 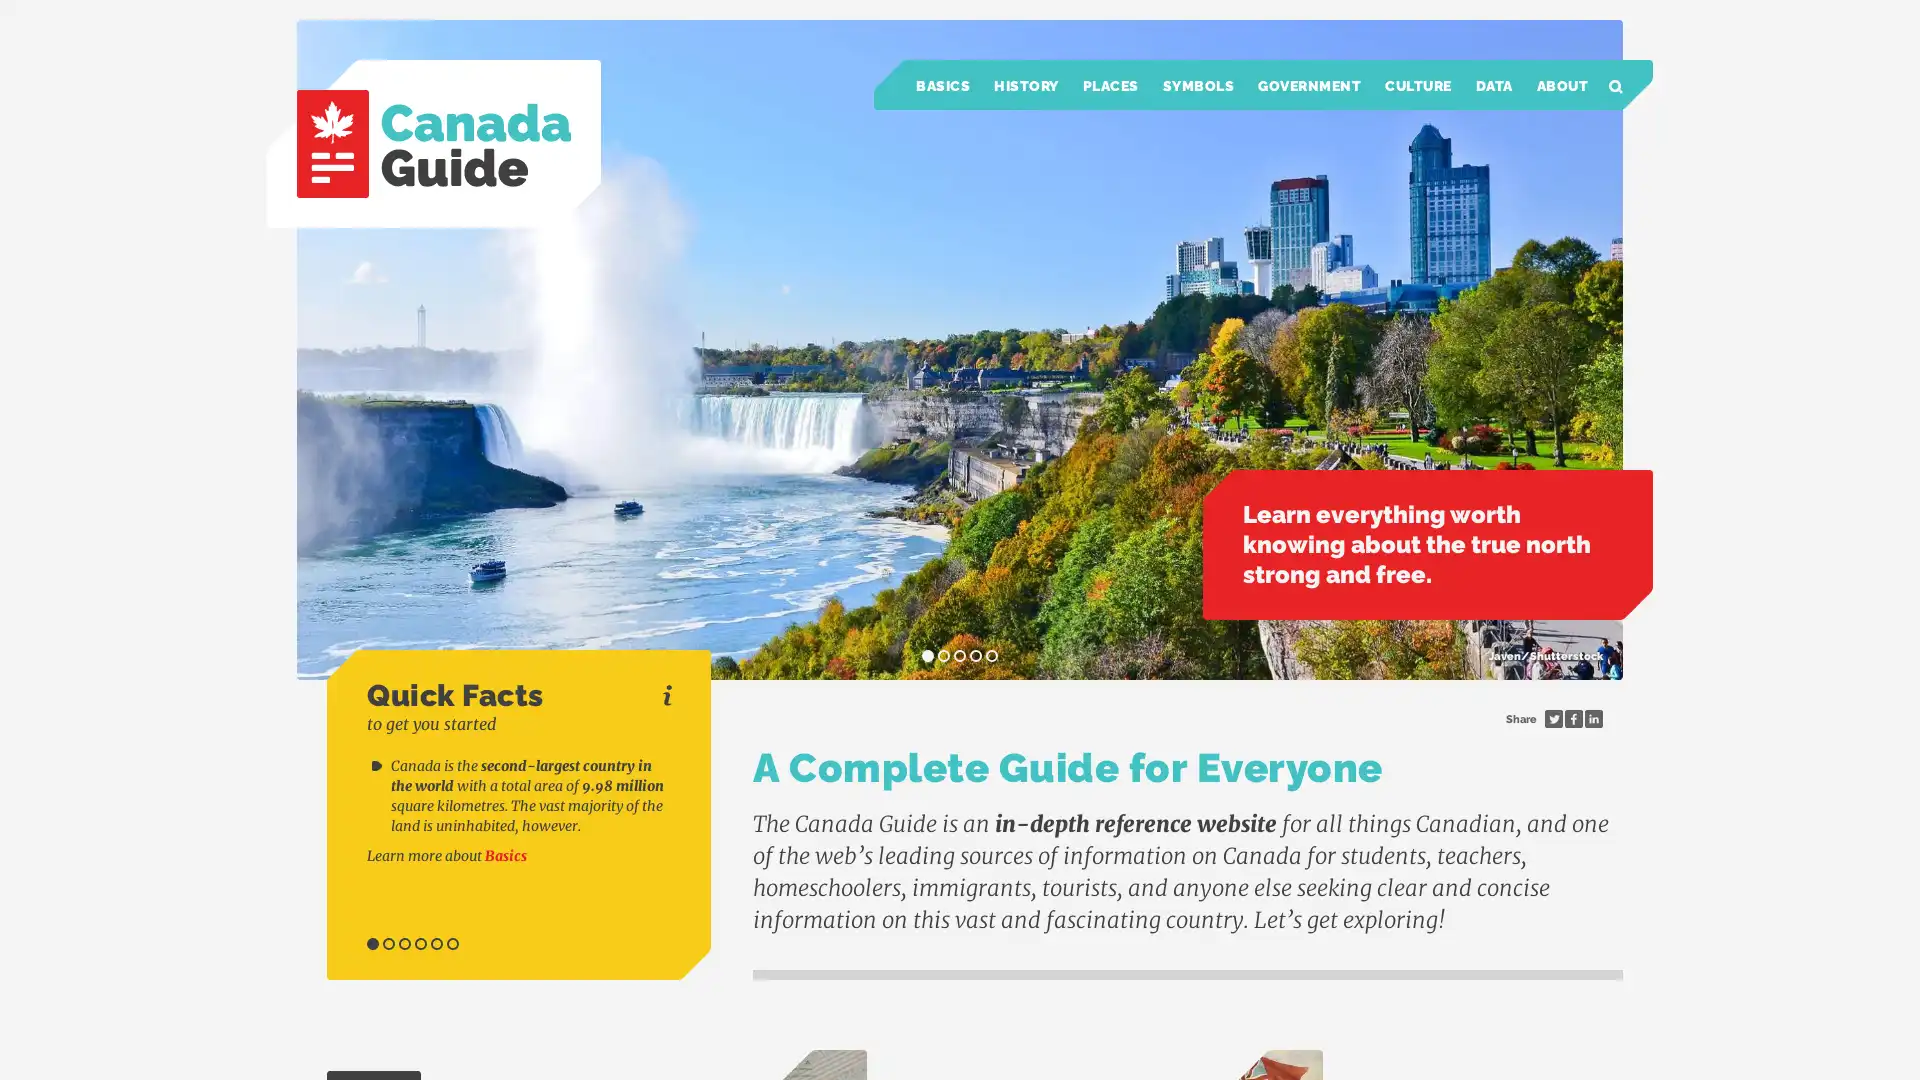 I want to click on Go to slide 1, so click(x=926, y=655).